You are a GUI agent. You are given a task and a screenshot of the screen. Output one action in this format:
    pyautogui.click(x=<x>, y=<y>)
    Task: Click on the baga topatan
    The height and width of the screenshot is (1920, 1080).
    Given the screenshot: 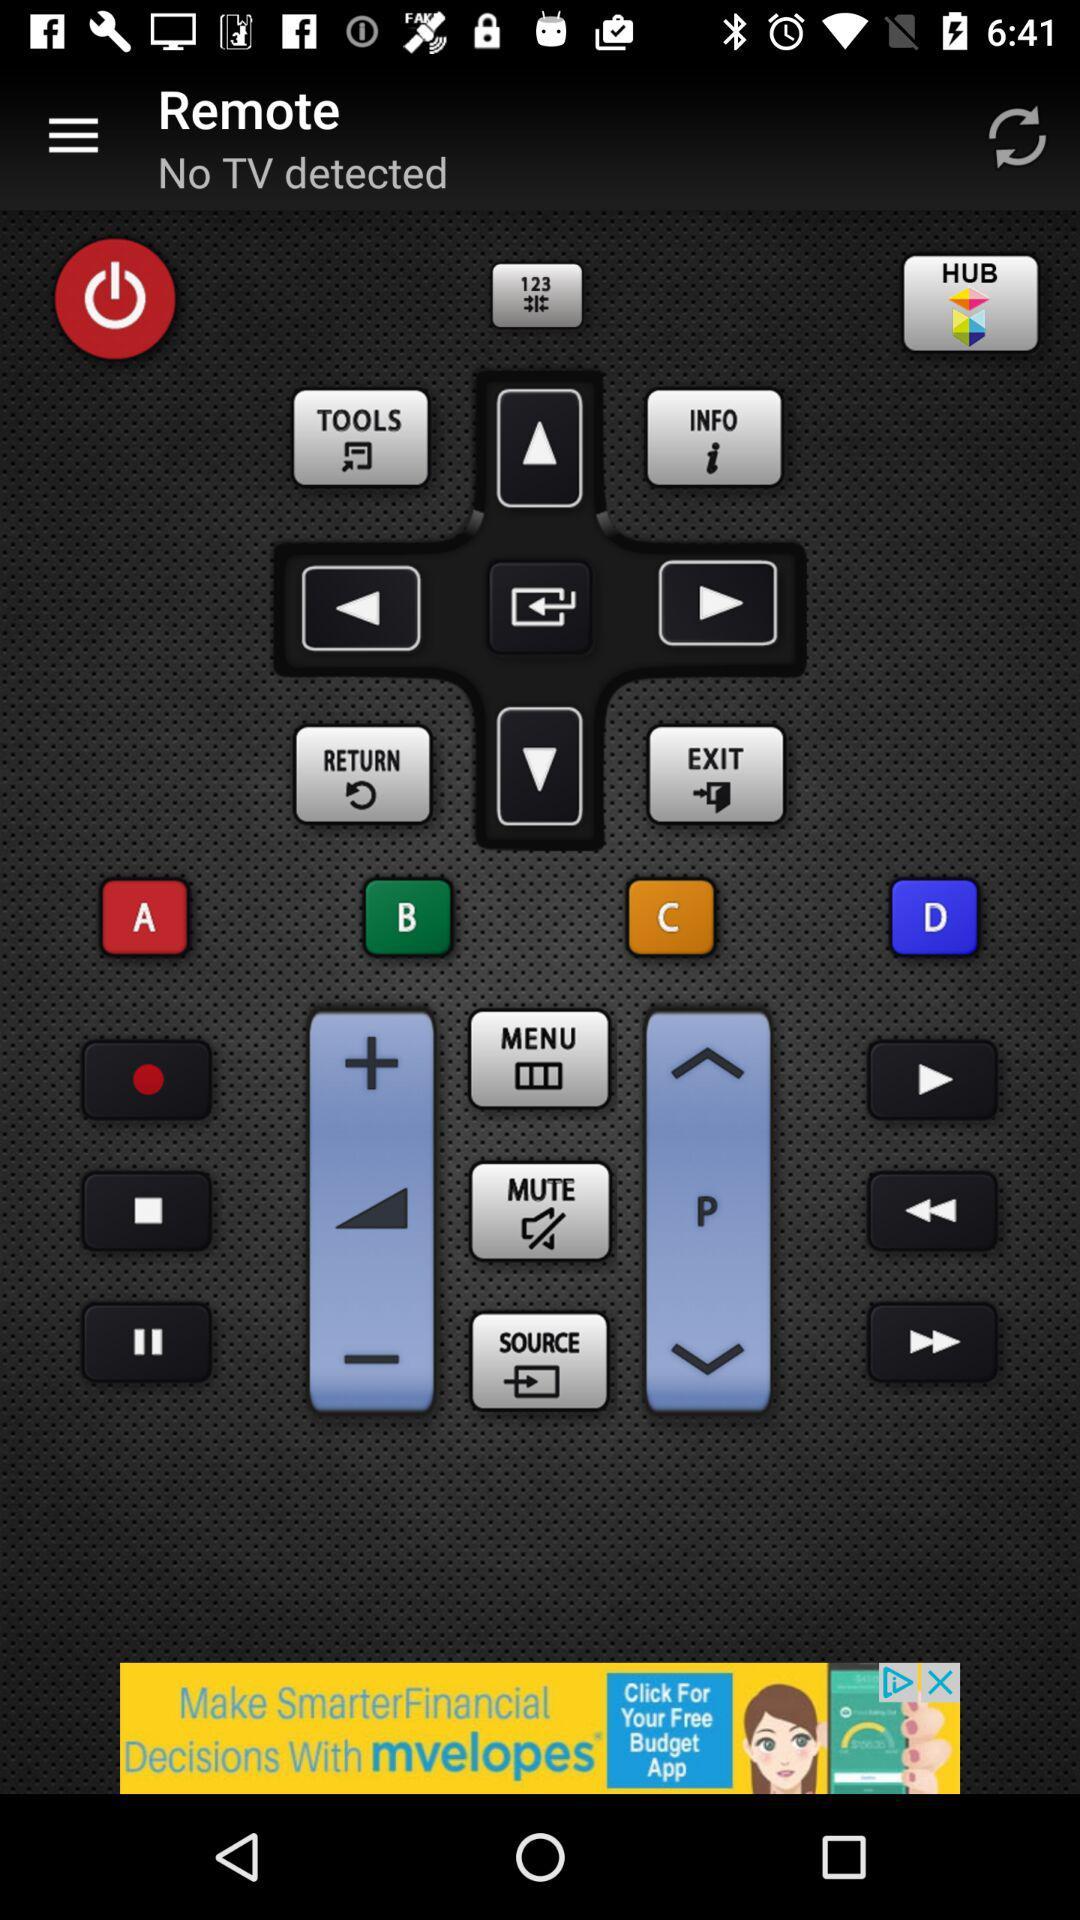 What is the action you would take?
    pyautogui.click(x=933, y=1210)
    